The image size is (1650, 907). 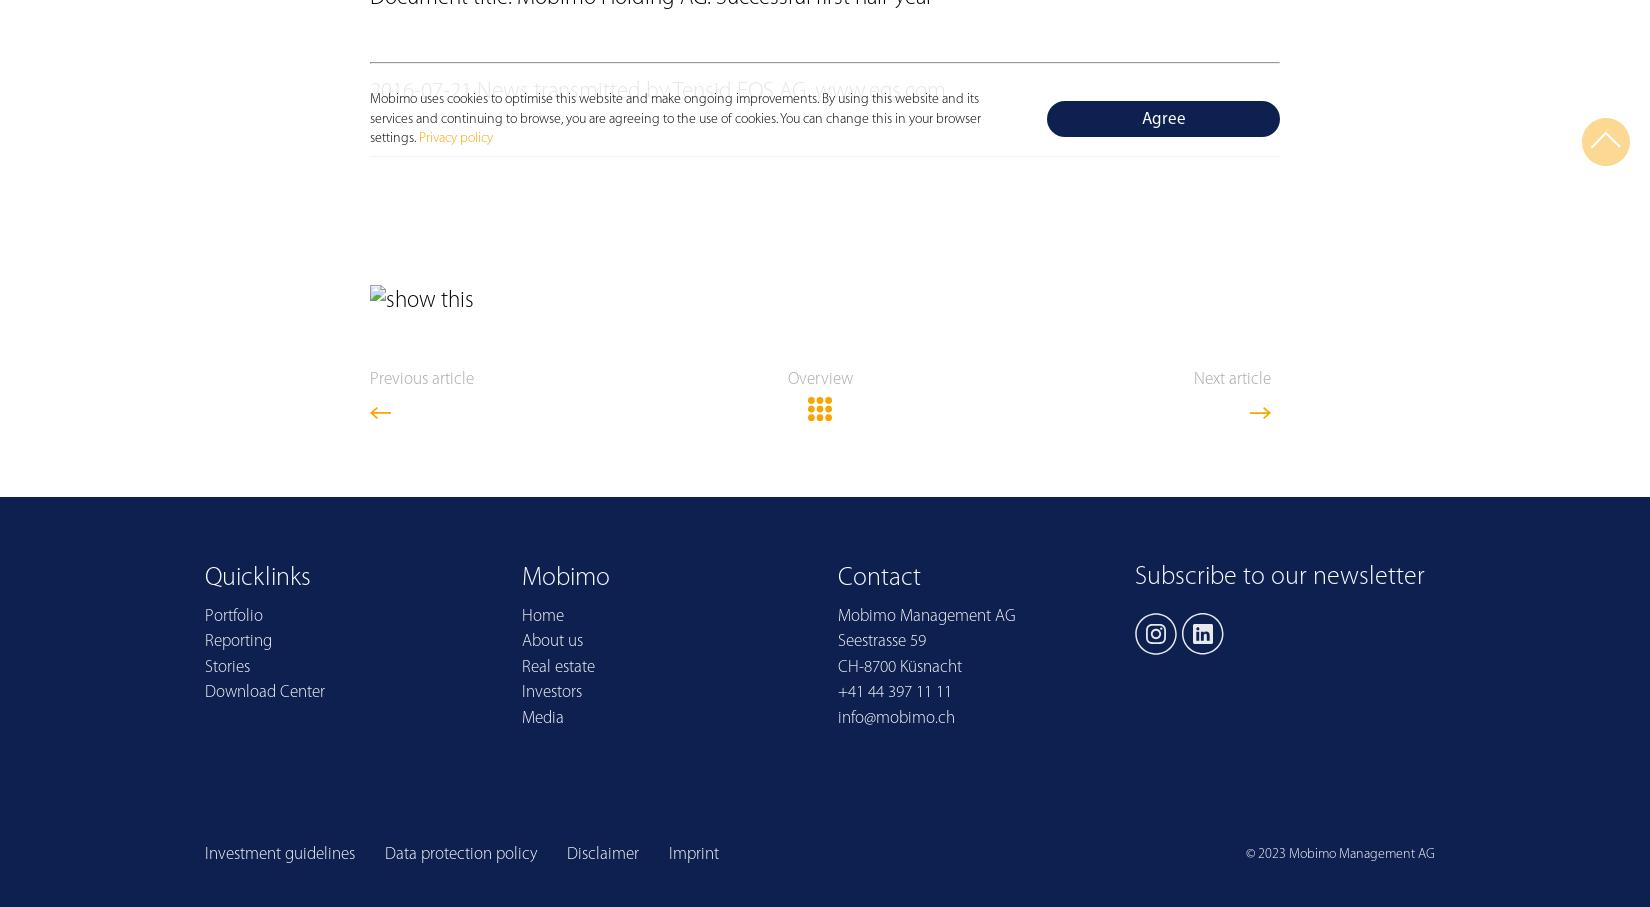 What do you see at coordinates (460, 853) in the screenshot?
I see `'Data protection policy'` at bounding box center [460, 853].